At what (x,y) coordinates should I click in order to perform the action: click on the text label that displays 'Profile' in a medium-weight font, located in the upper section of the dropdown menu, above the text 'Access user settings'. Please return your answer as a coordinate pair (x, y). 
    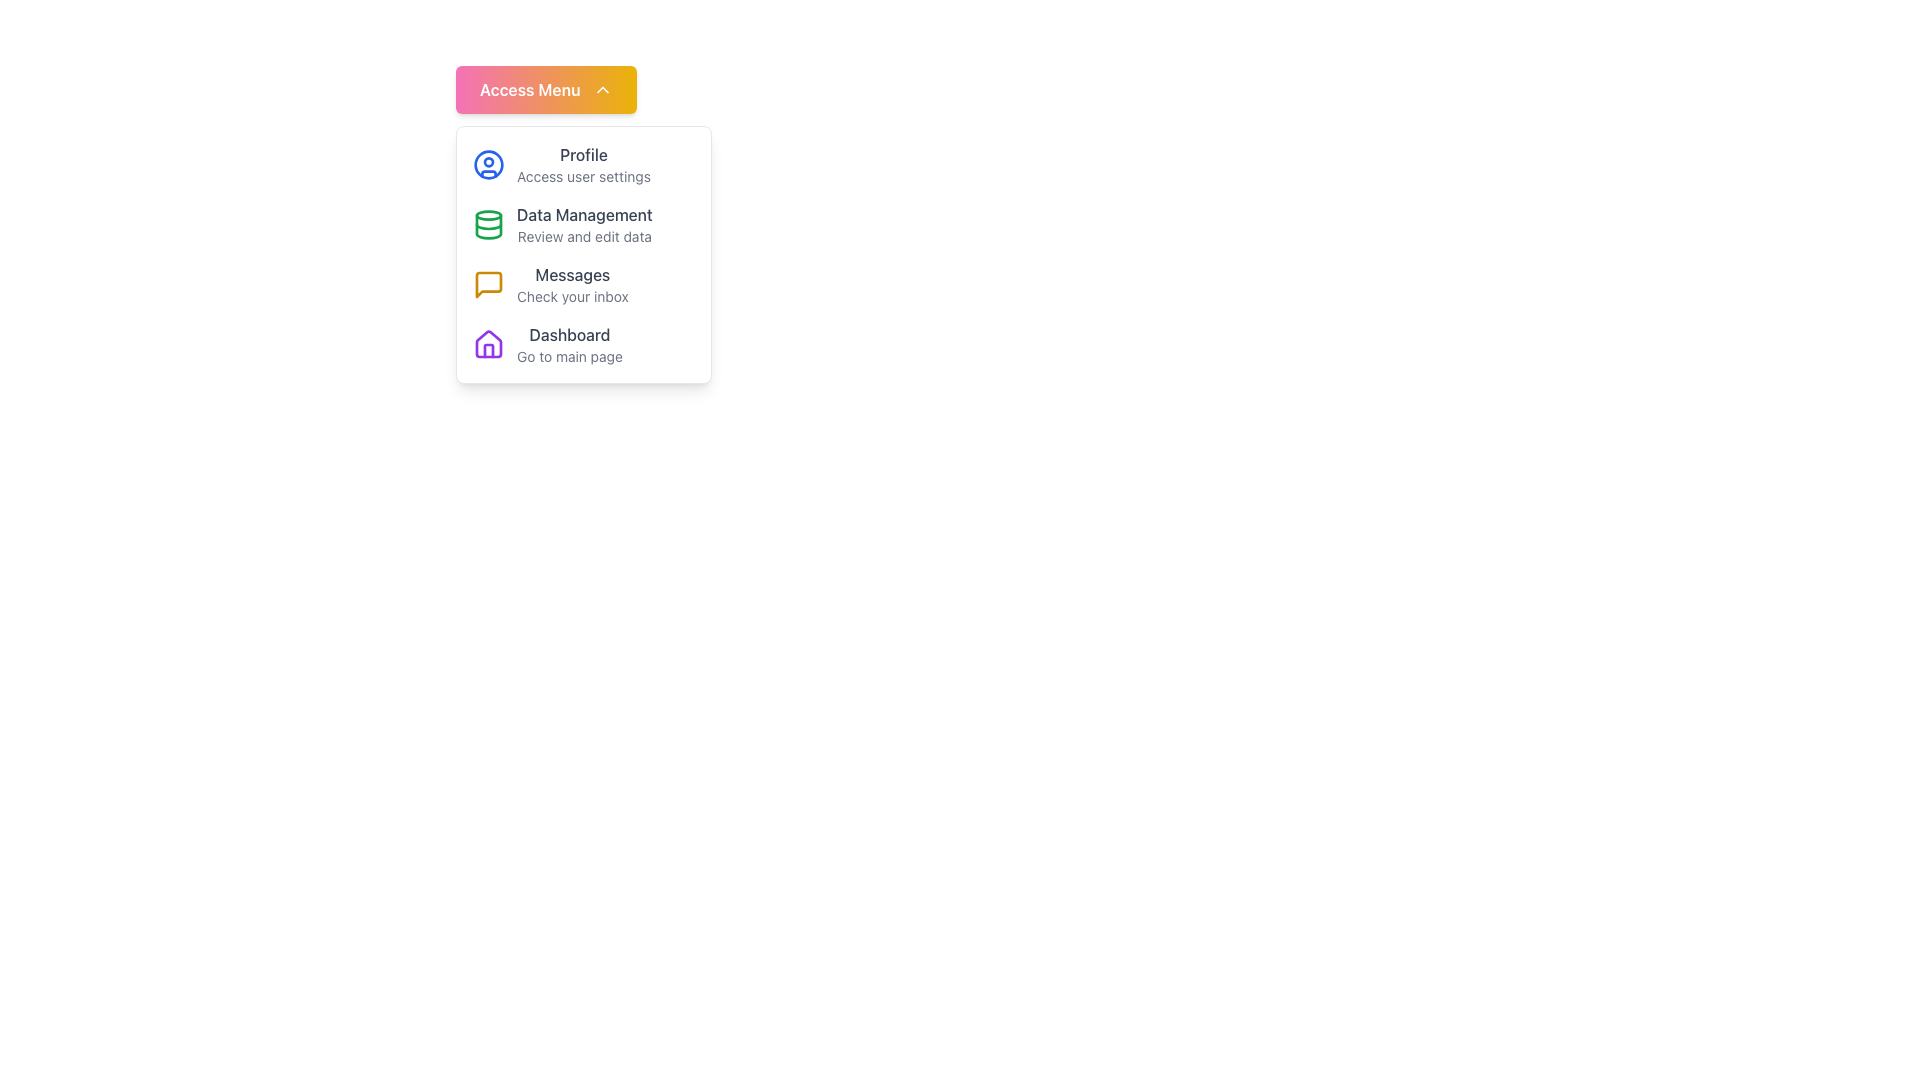
    Looking at the image, I should click on (582, 153).